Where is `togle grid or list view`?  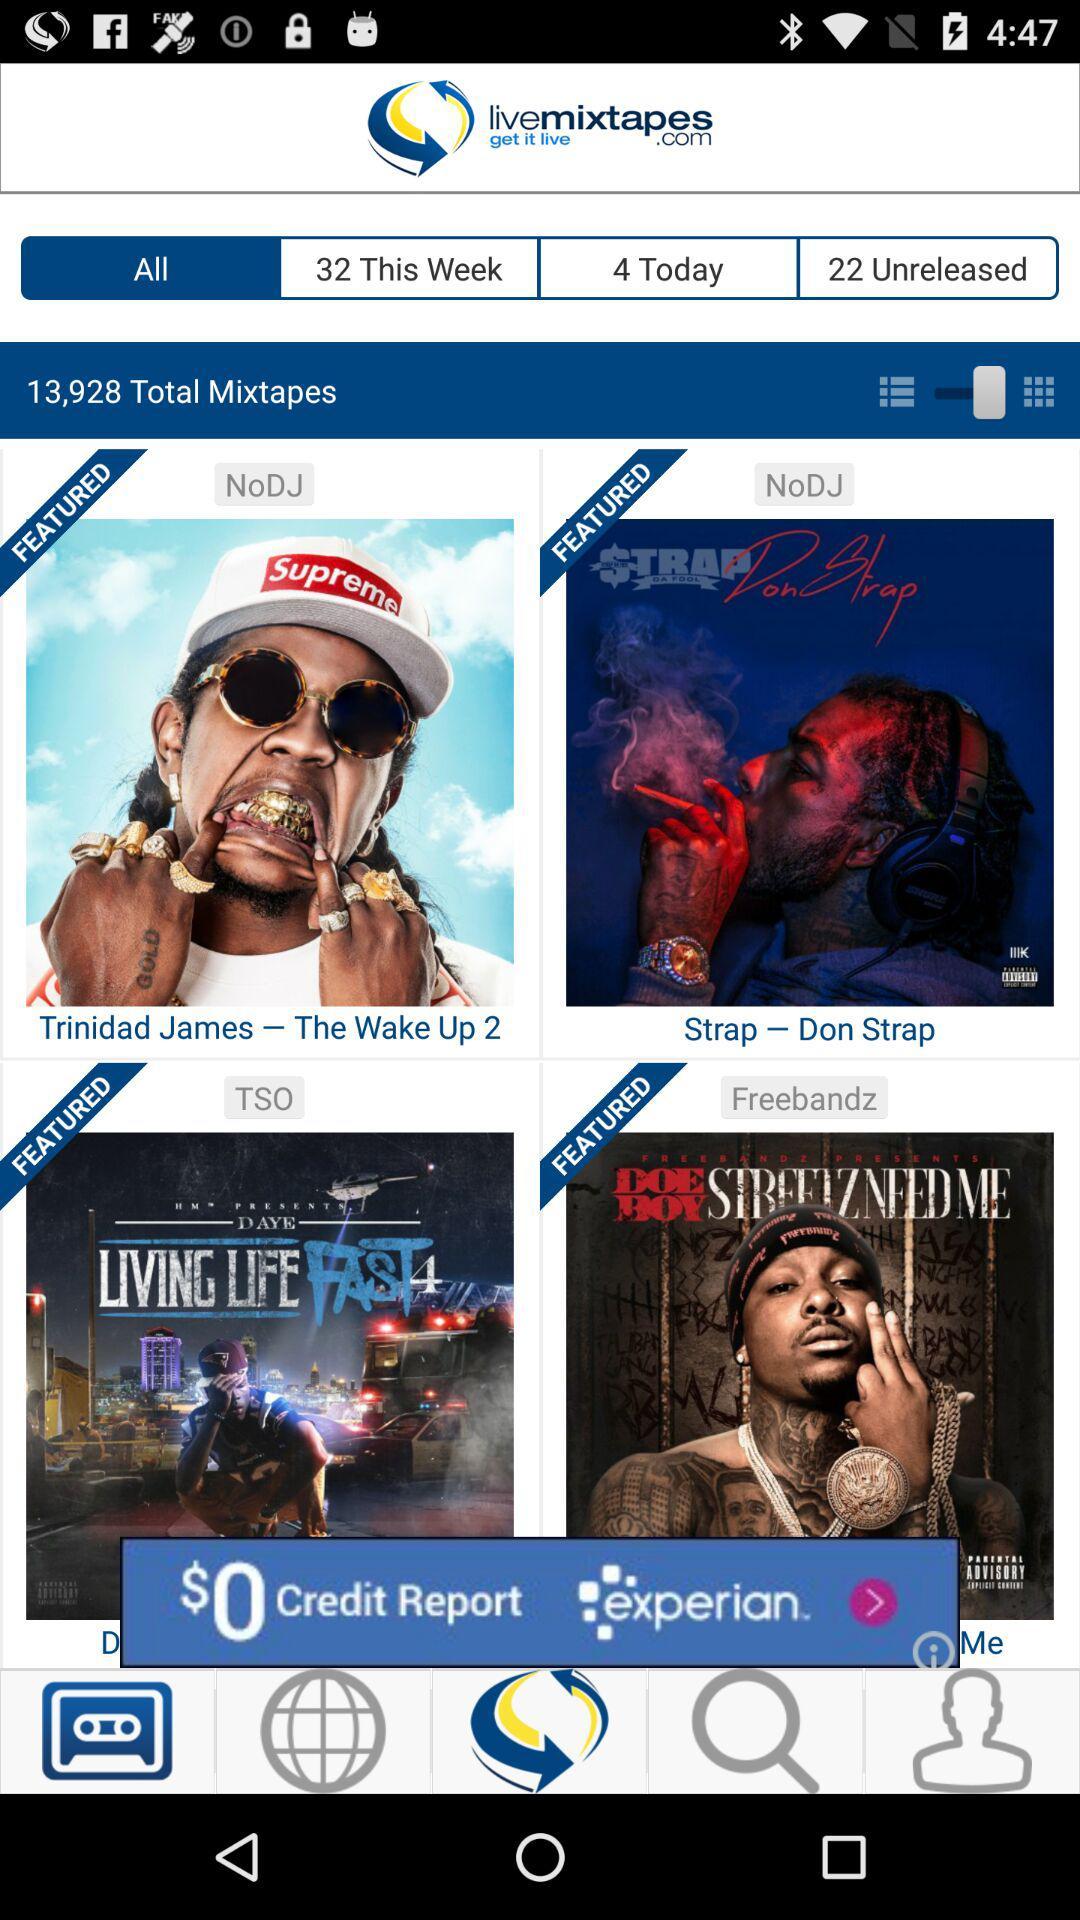 togle grid or list view is located at coordinates (965, 388).